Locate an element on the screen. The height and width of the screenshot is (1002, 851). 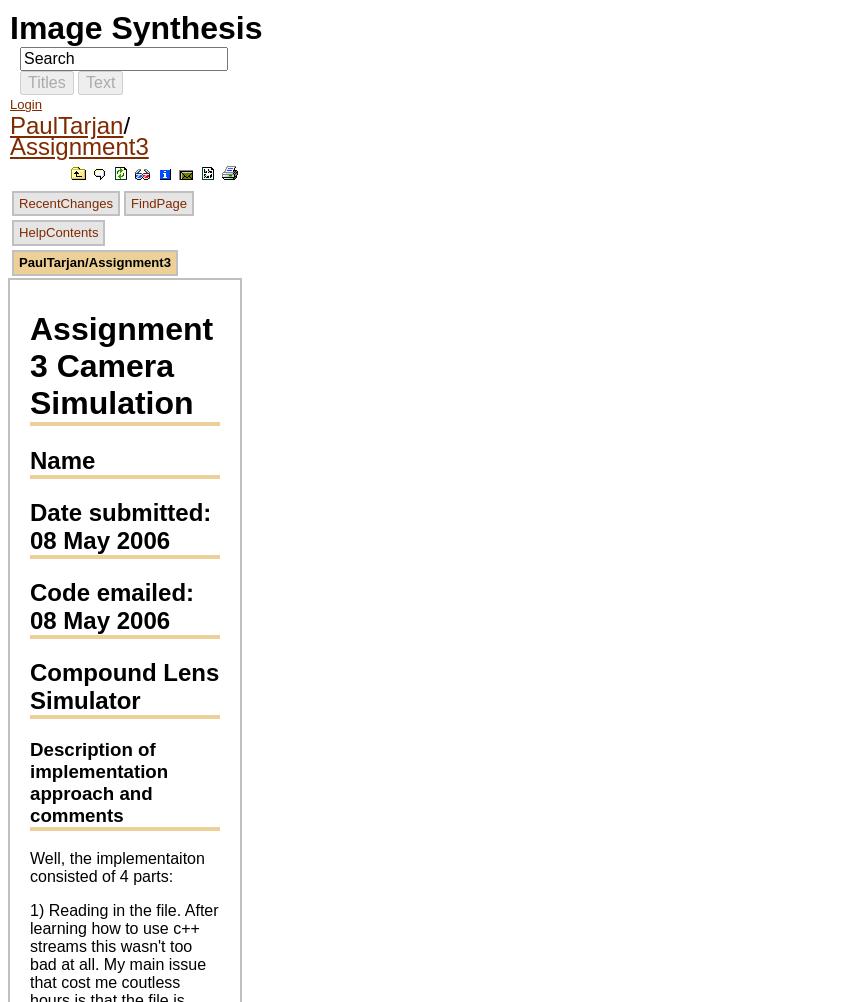
'Description of implementation approach and comments' is located at coordinates (97, 781).